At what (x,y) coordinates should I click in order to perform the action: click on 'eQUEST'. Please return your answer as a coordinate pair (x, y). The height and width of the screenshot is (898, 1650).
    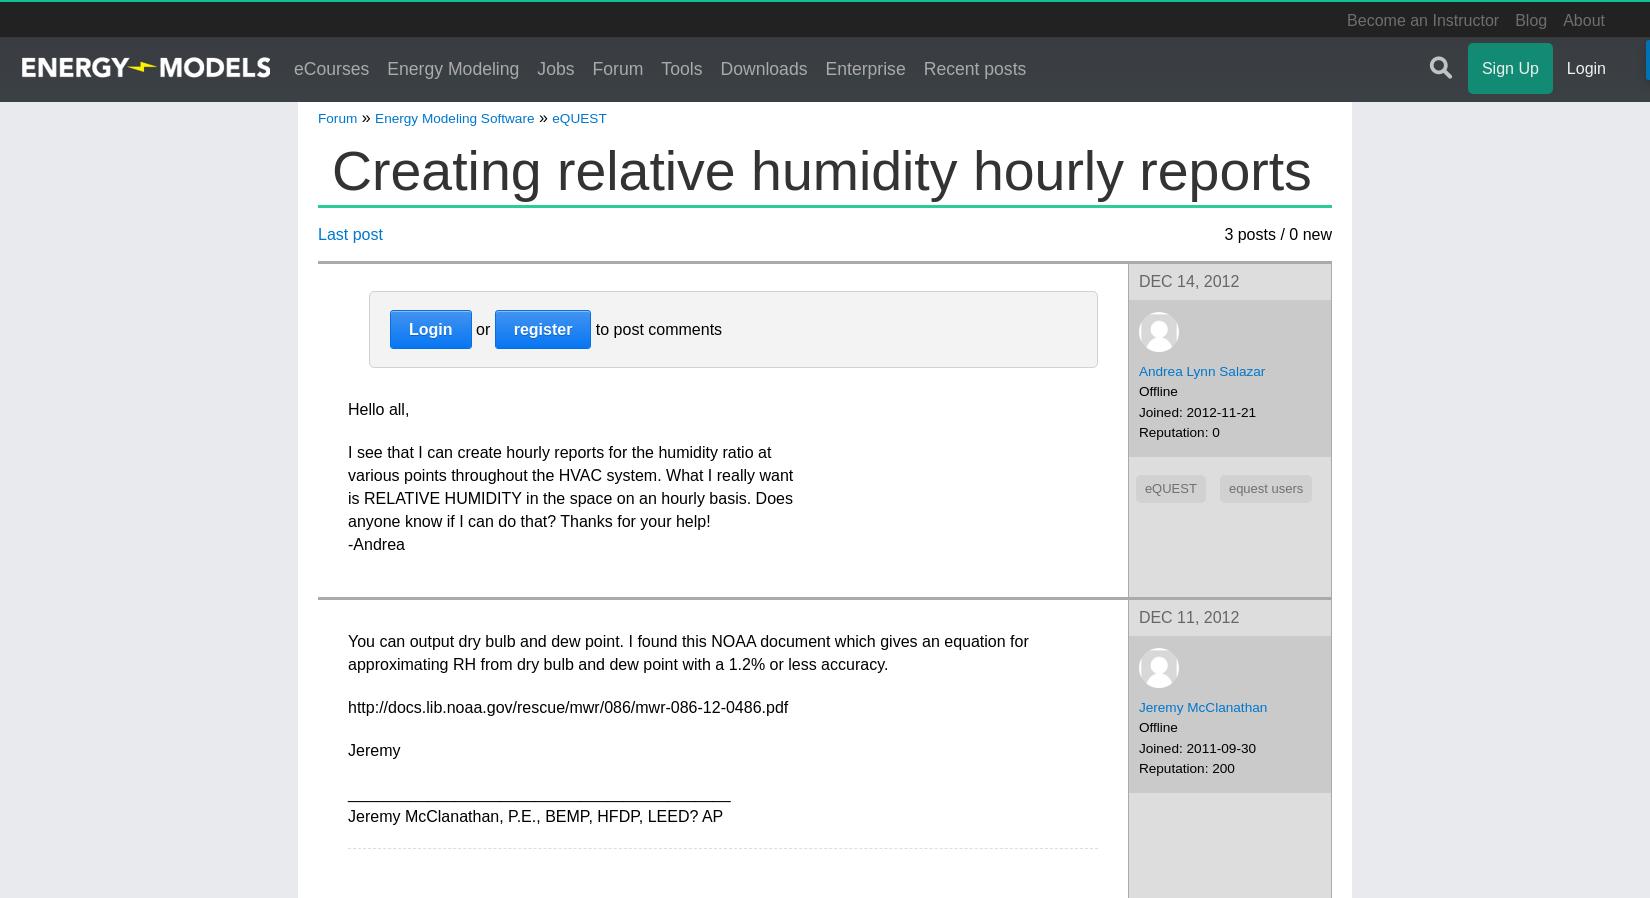
    Looking at the image, I should click on (577, 116).